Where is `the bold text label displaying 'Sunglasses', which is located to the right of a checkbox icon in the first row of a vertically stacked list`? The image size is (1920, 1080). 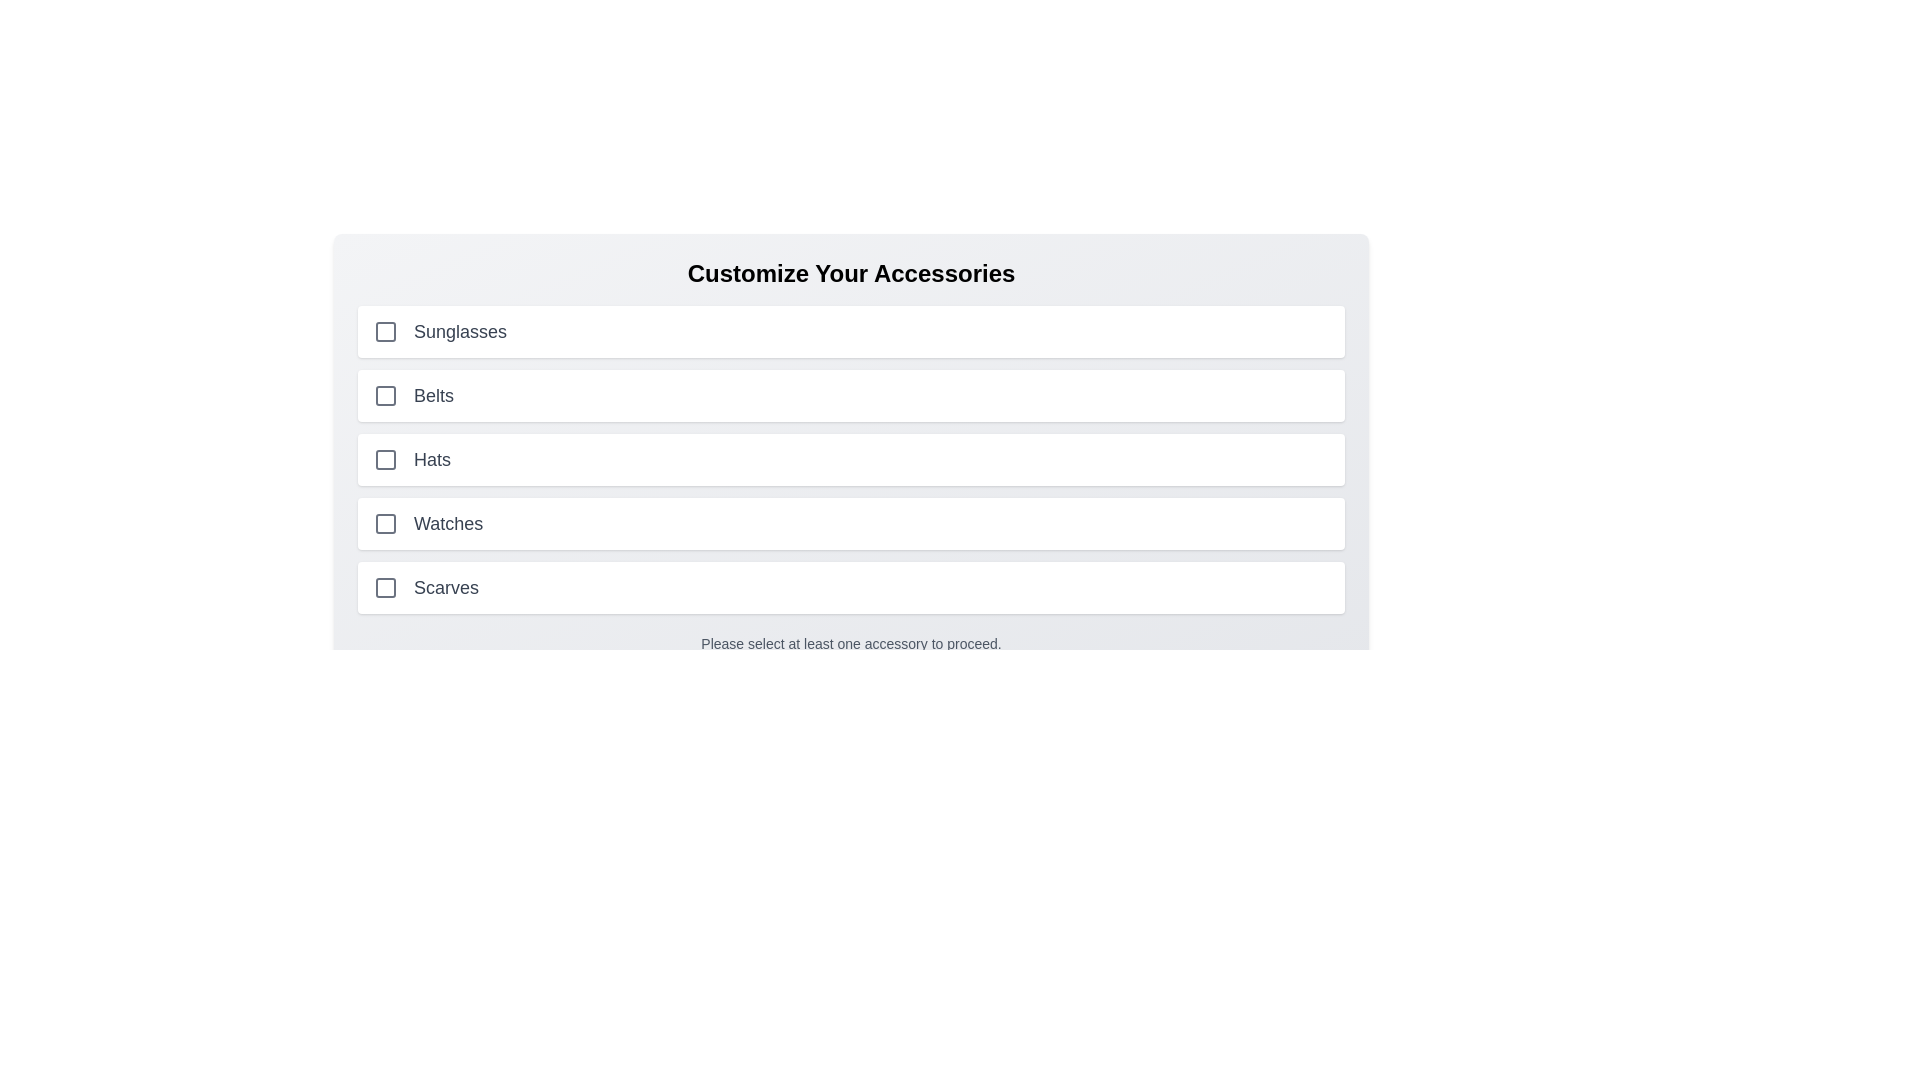 the bold text label displaying 'Sunglasses', which is located to the right of a checkbox icon in the first row of a vertically stacked list is located at coordinates (459, 330).